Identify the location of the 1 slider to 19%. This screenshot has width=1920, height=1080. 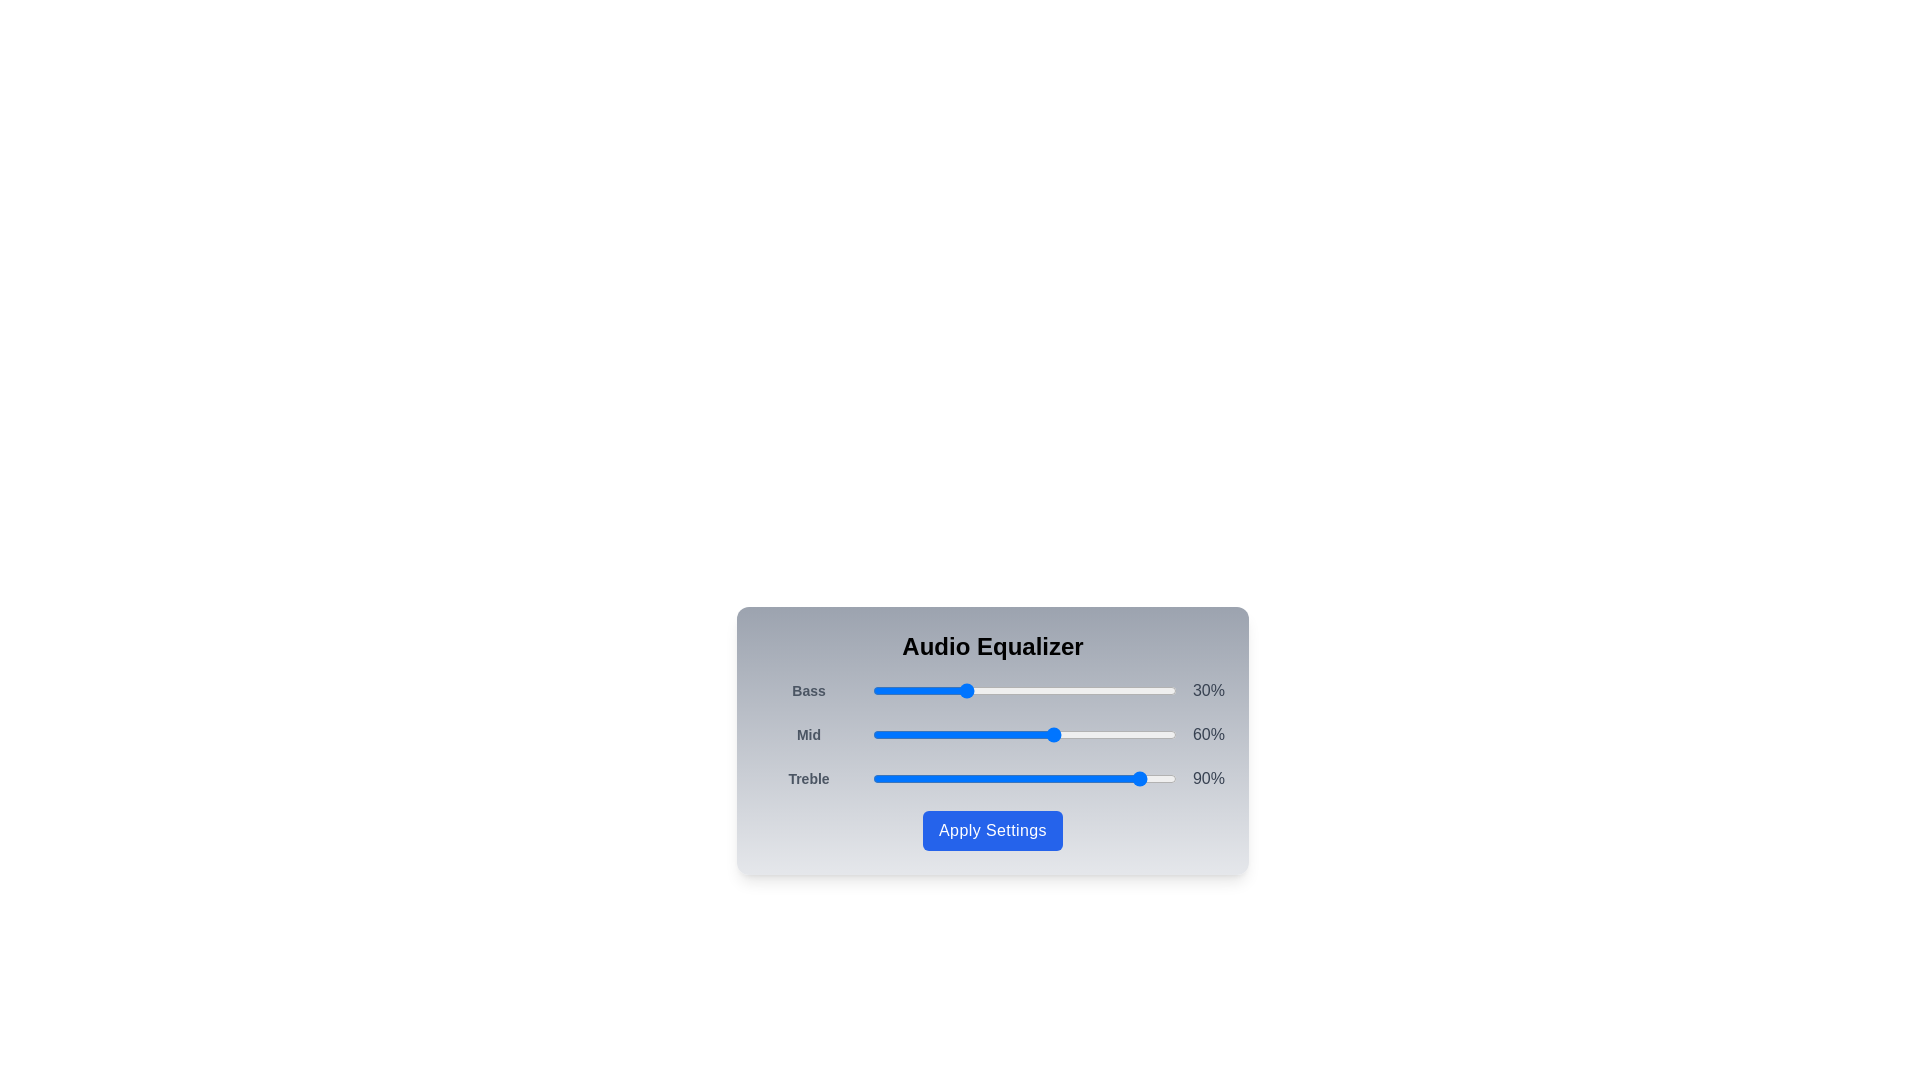
(929, 735).